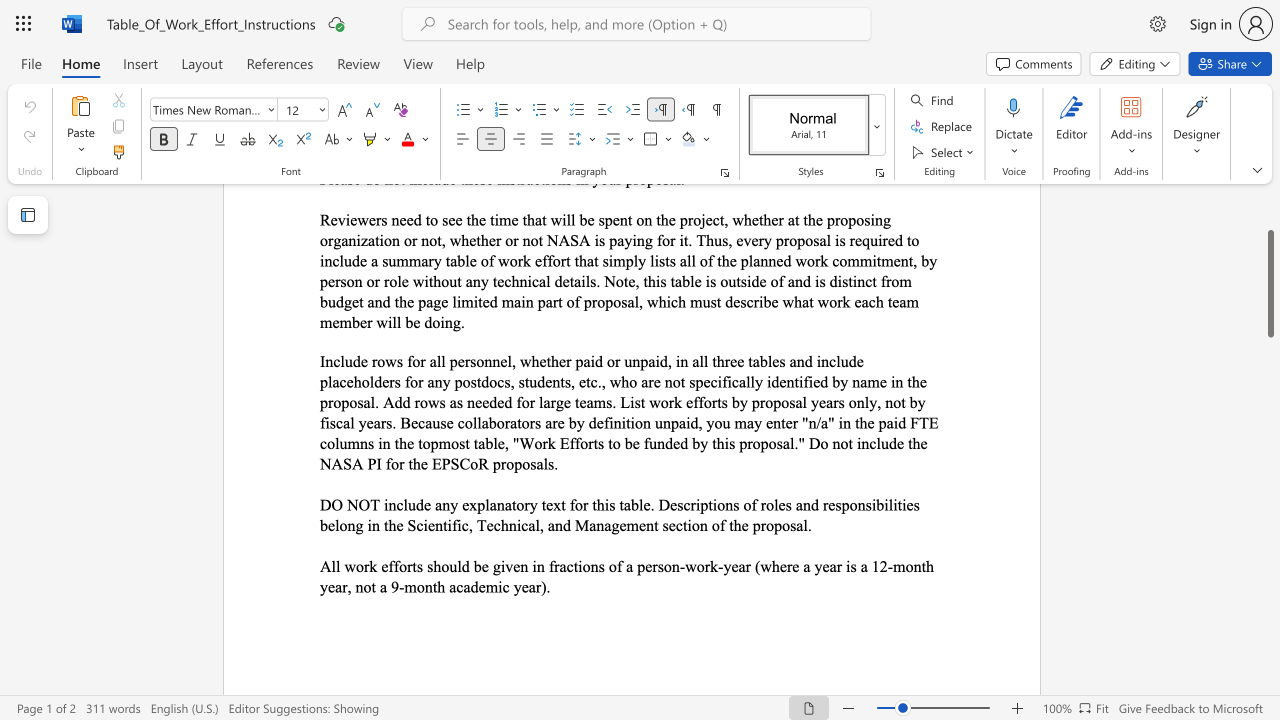 Image resolution: width=1280 pixels, height=720 pixels. Describe the element at coordinates (1269, 284) in the screenshot. I see `the scrollbar and move up 170 pixels` at that location.